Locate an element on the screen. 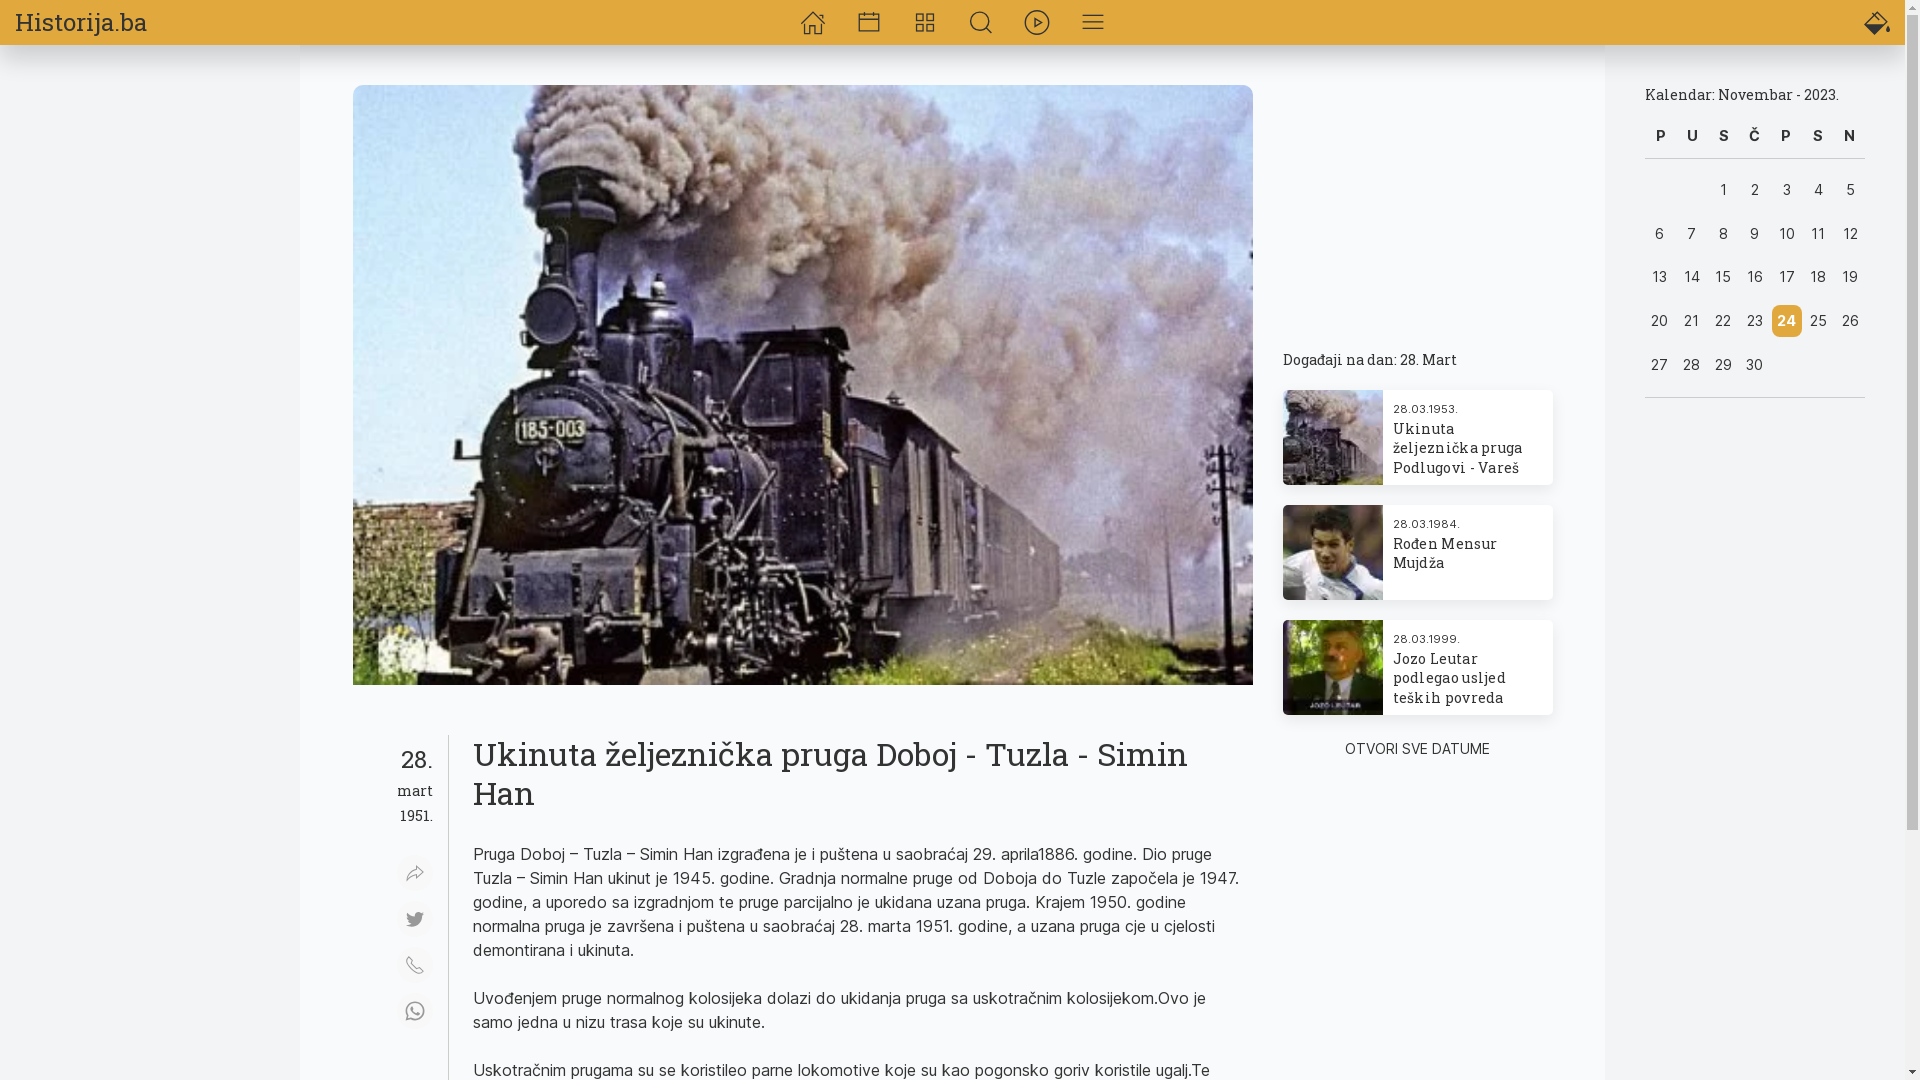  '12' is located at coordinates (1848, 233).